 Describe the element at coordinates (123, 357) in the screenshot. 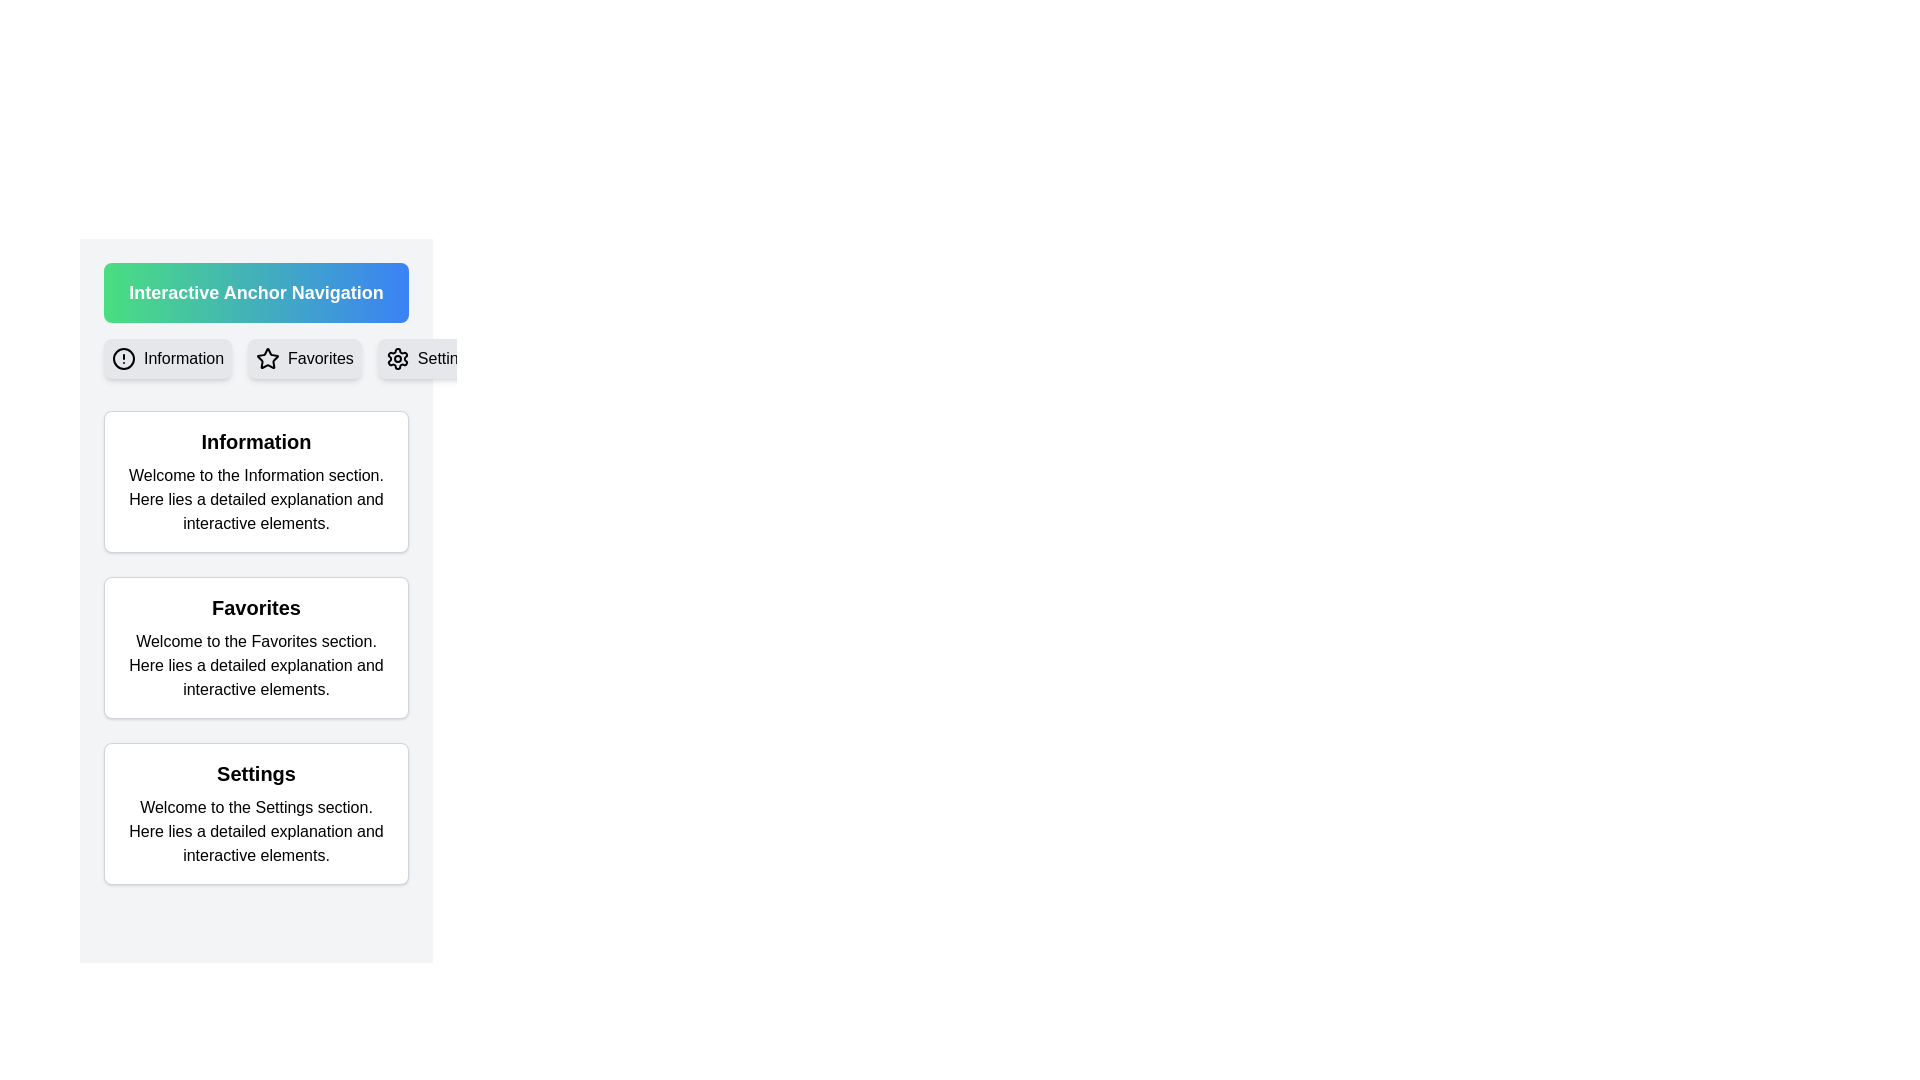

I see `the circular icon located near the top center of the user interface, which is part of the navigation section along with icons like 'Information,' 'Favorites,' and 'Settings.'` at that location.